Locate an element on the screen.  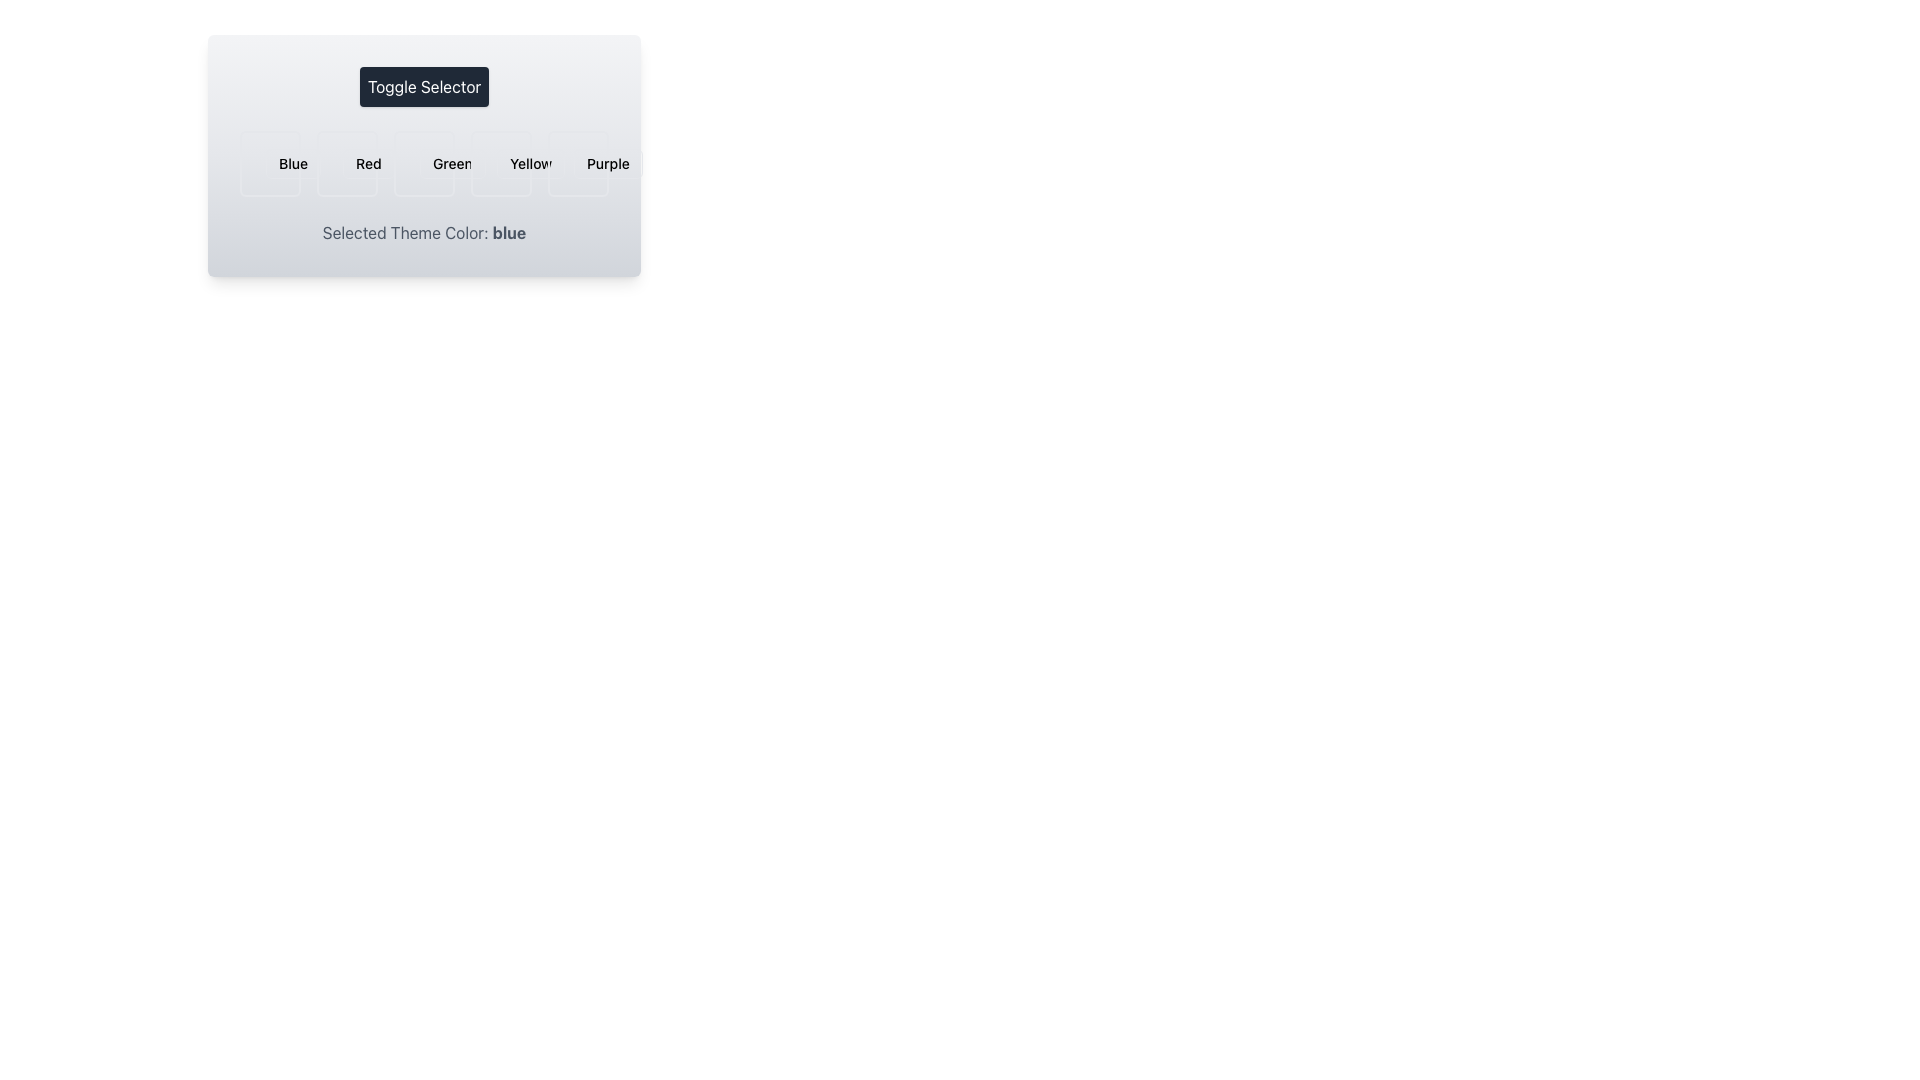
on the 'Blue' selectable button, which is a rectangular button with rounded corners, light blue background, and a blue border, located in the first position of the color options grid is located at coordinates (269, 163).